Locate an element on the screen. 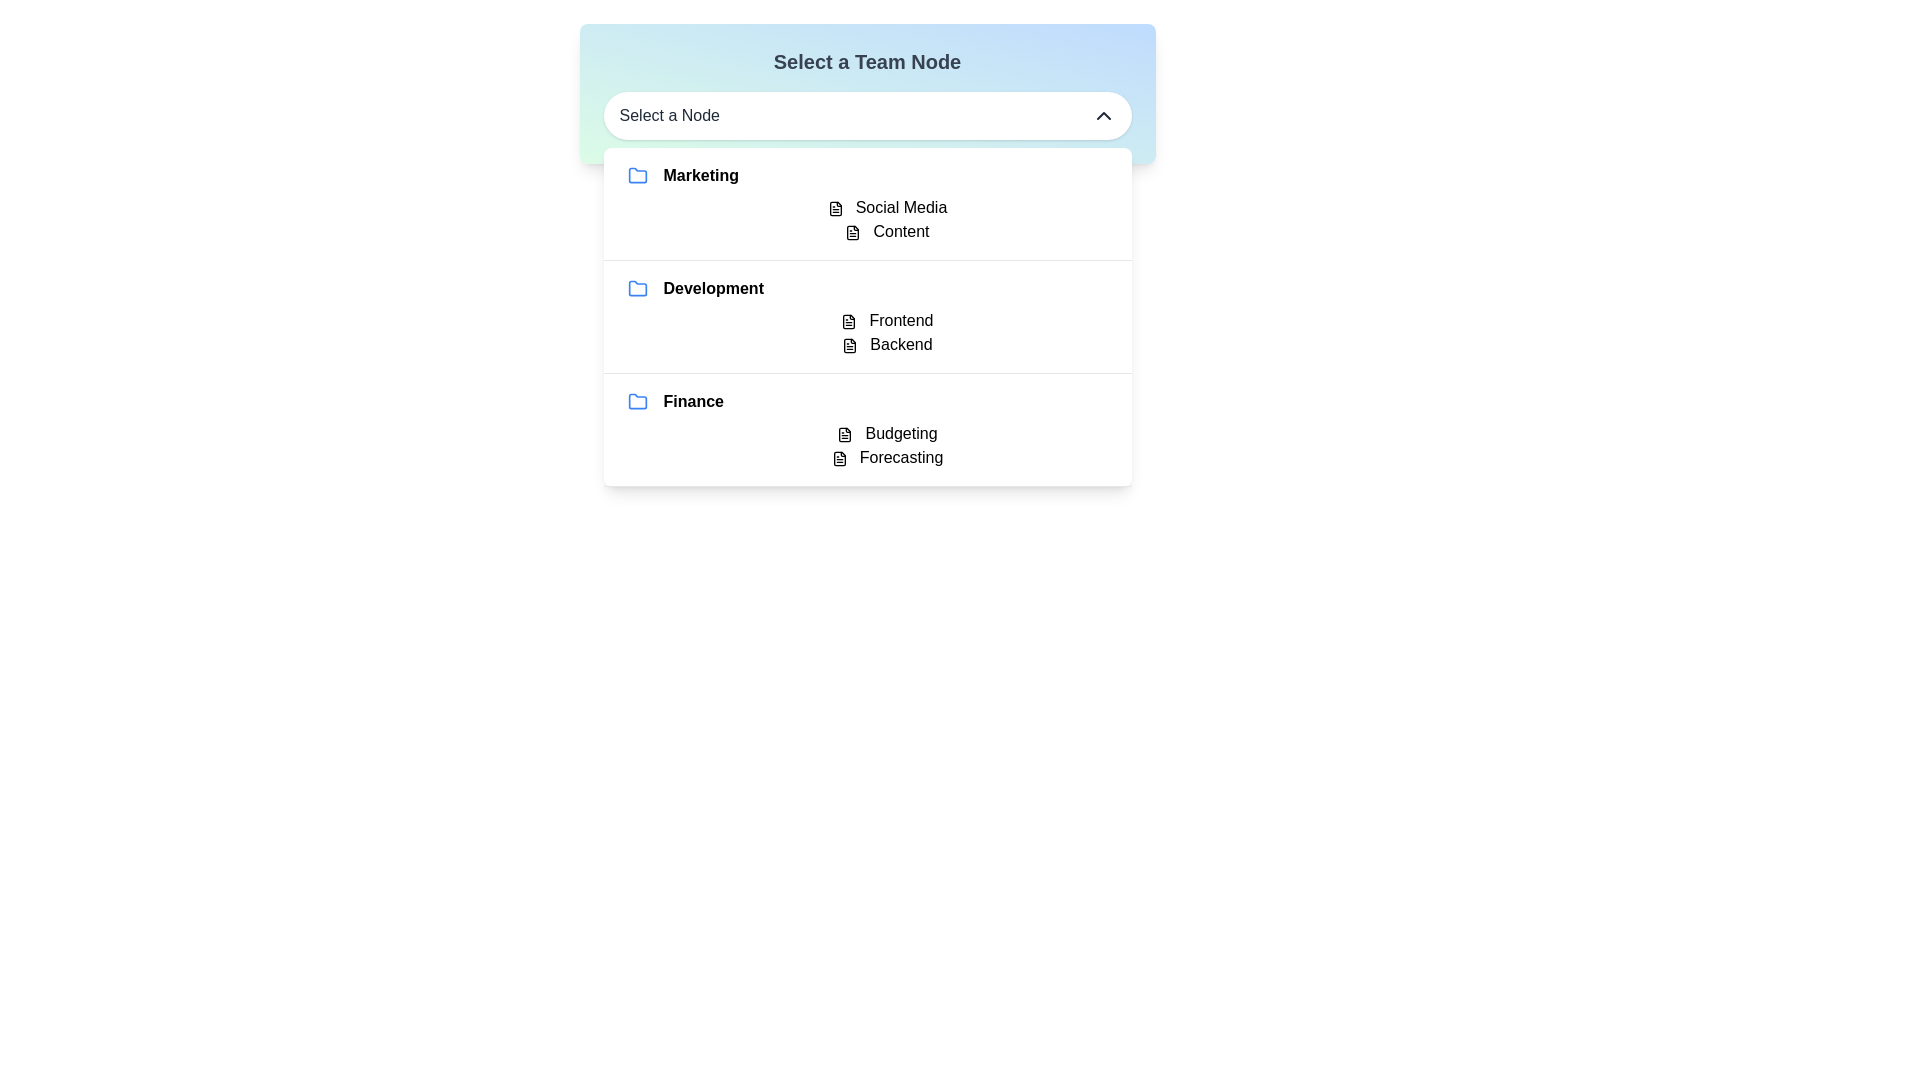 The height and width of the screenshot is (1080, 1920). the Forecasting icon located to the left of the 'Forecasting' text in the Finance section, which is the second item under 'Select a Team Node' is located at coordinates (839, 458).